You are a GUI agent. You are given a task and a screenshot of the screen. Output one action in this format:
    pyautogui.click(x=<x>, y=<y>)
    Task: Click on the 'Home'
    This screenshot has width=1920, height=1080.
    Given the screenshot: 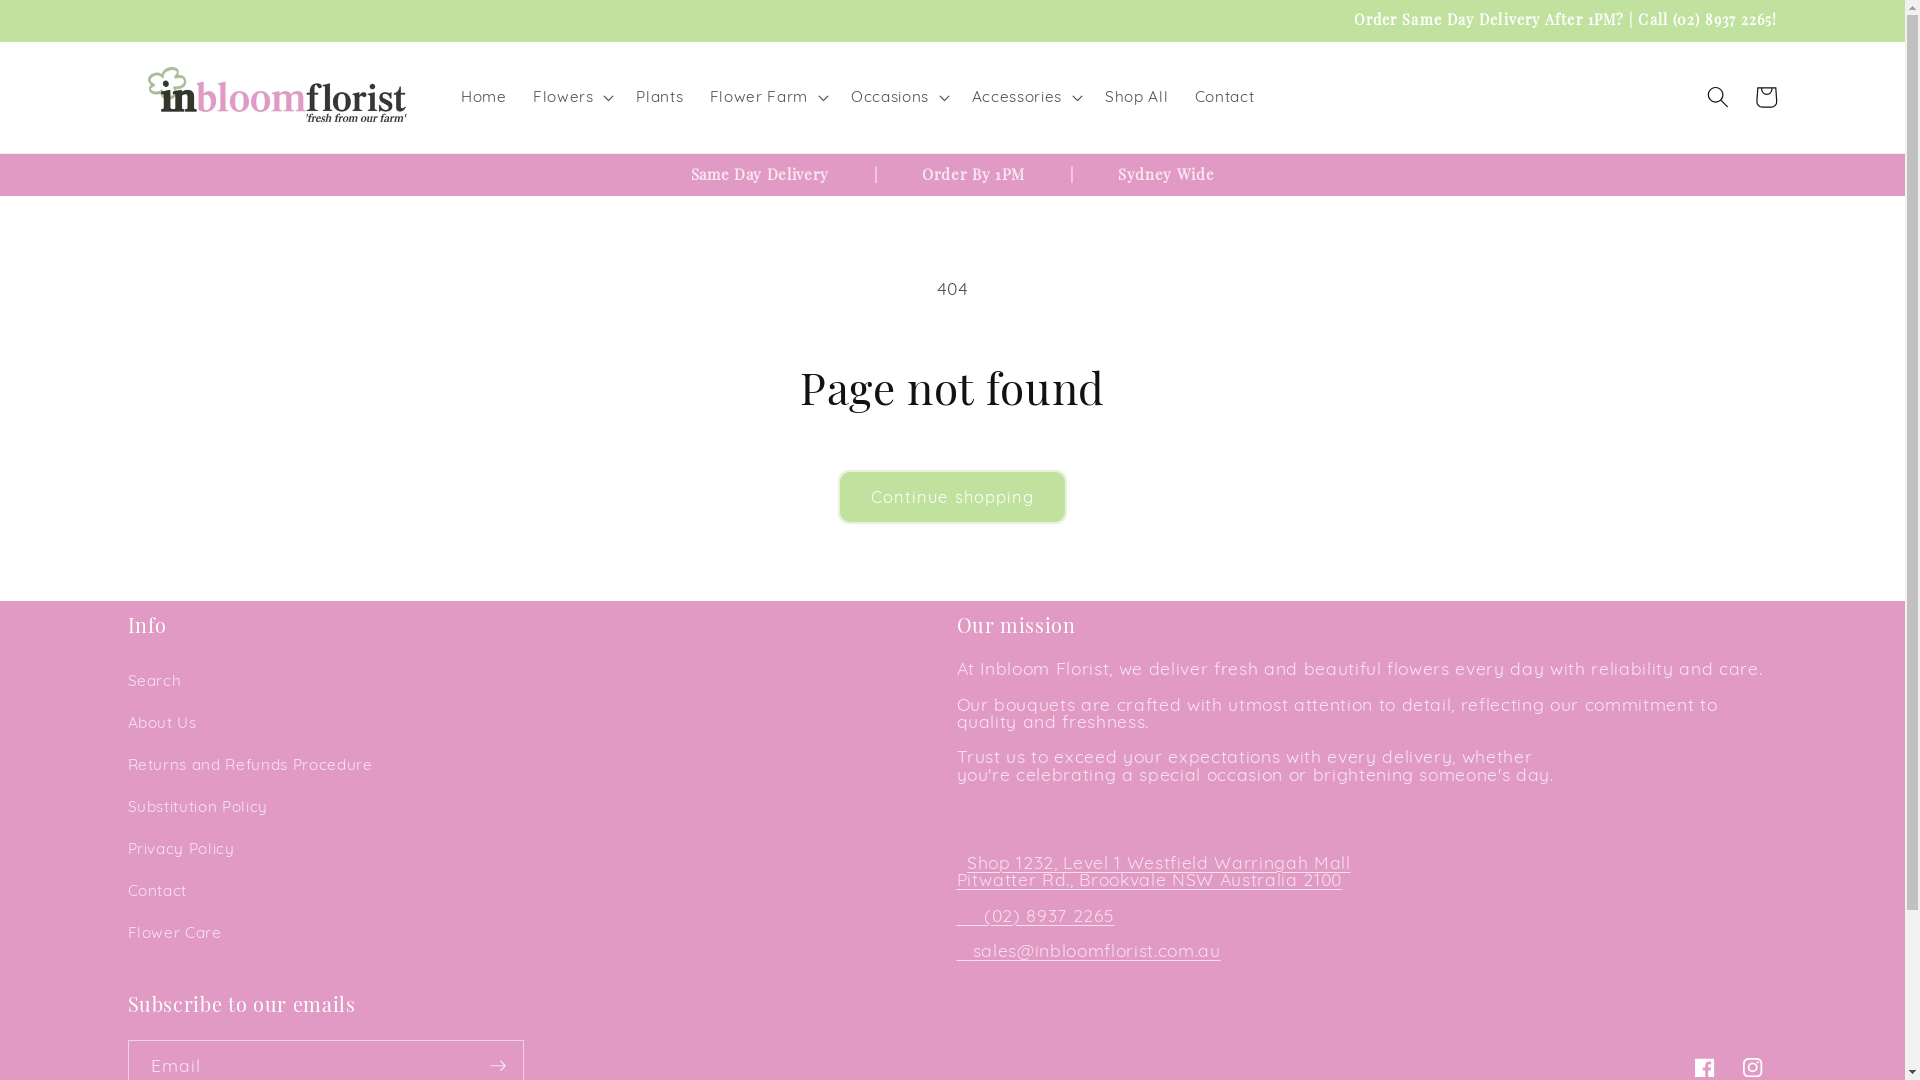 What is the action you would take?
    pyautogui.click(x=484, y=96)
    